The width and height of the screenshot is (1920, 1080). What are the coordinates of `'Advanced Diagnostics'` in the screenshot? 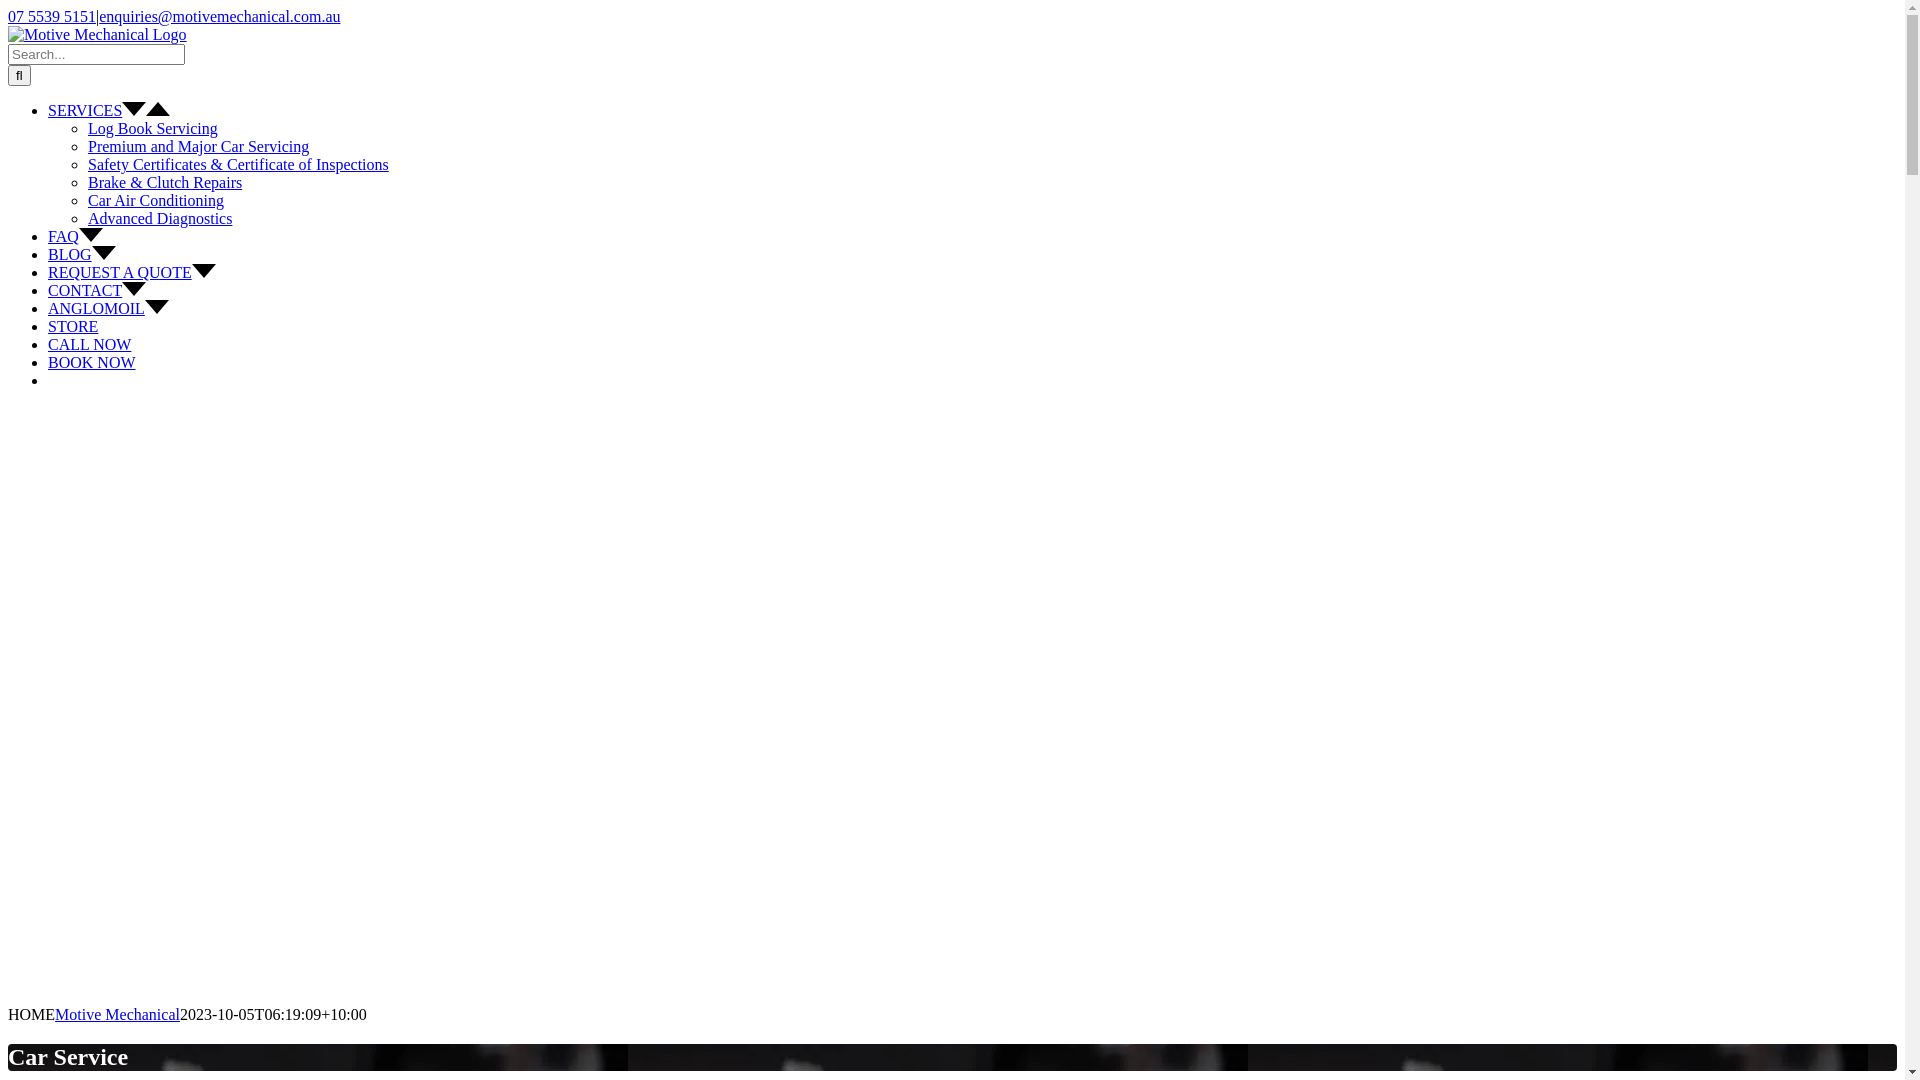 It's located at (158, 218).